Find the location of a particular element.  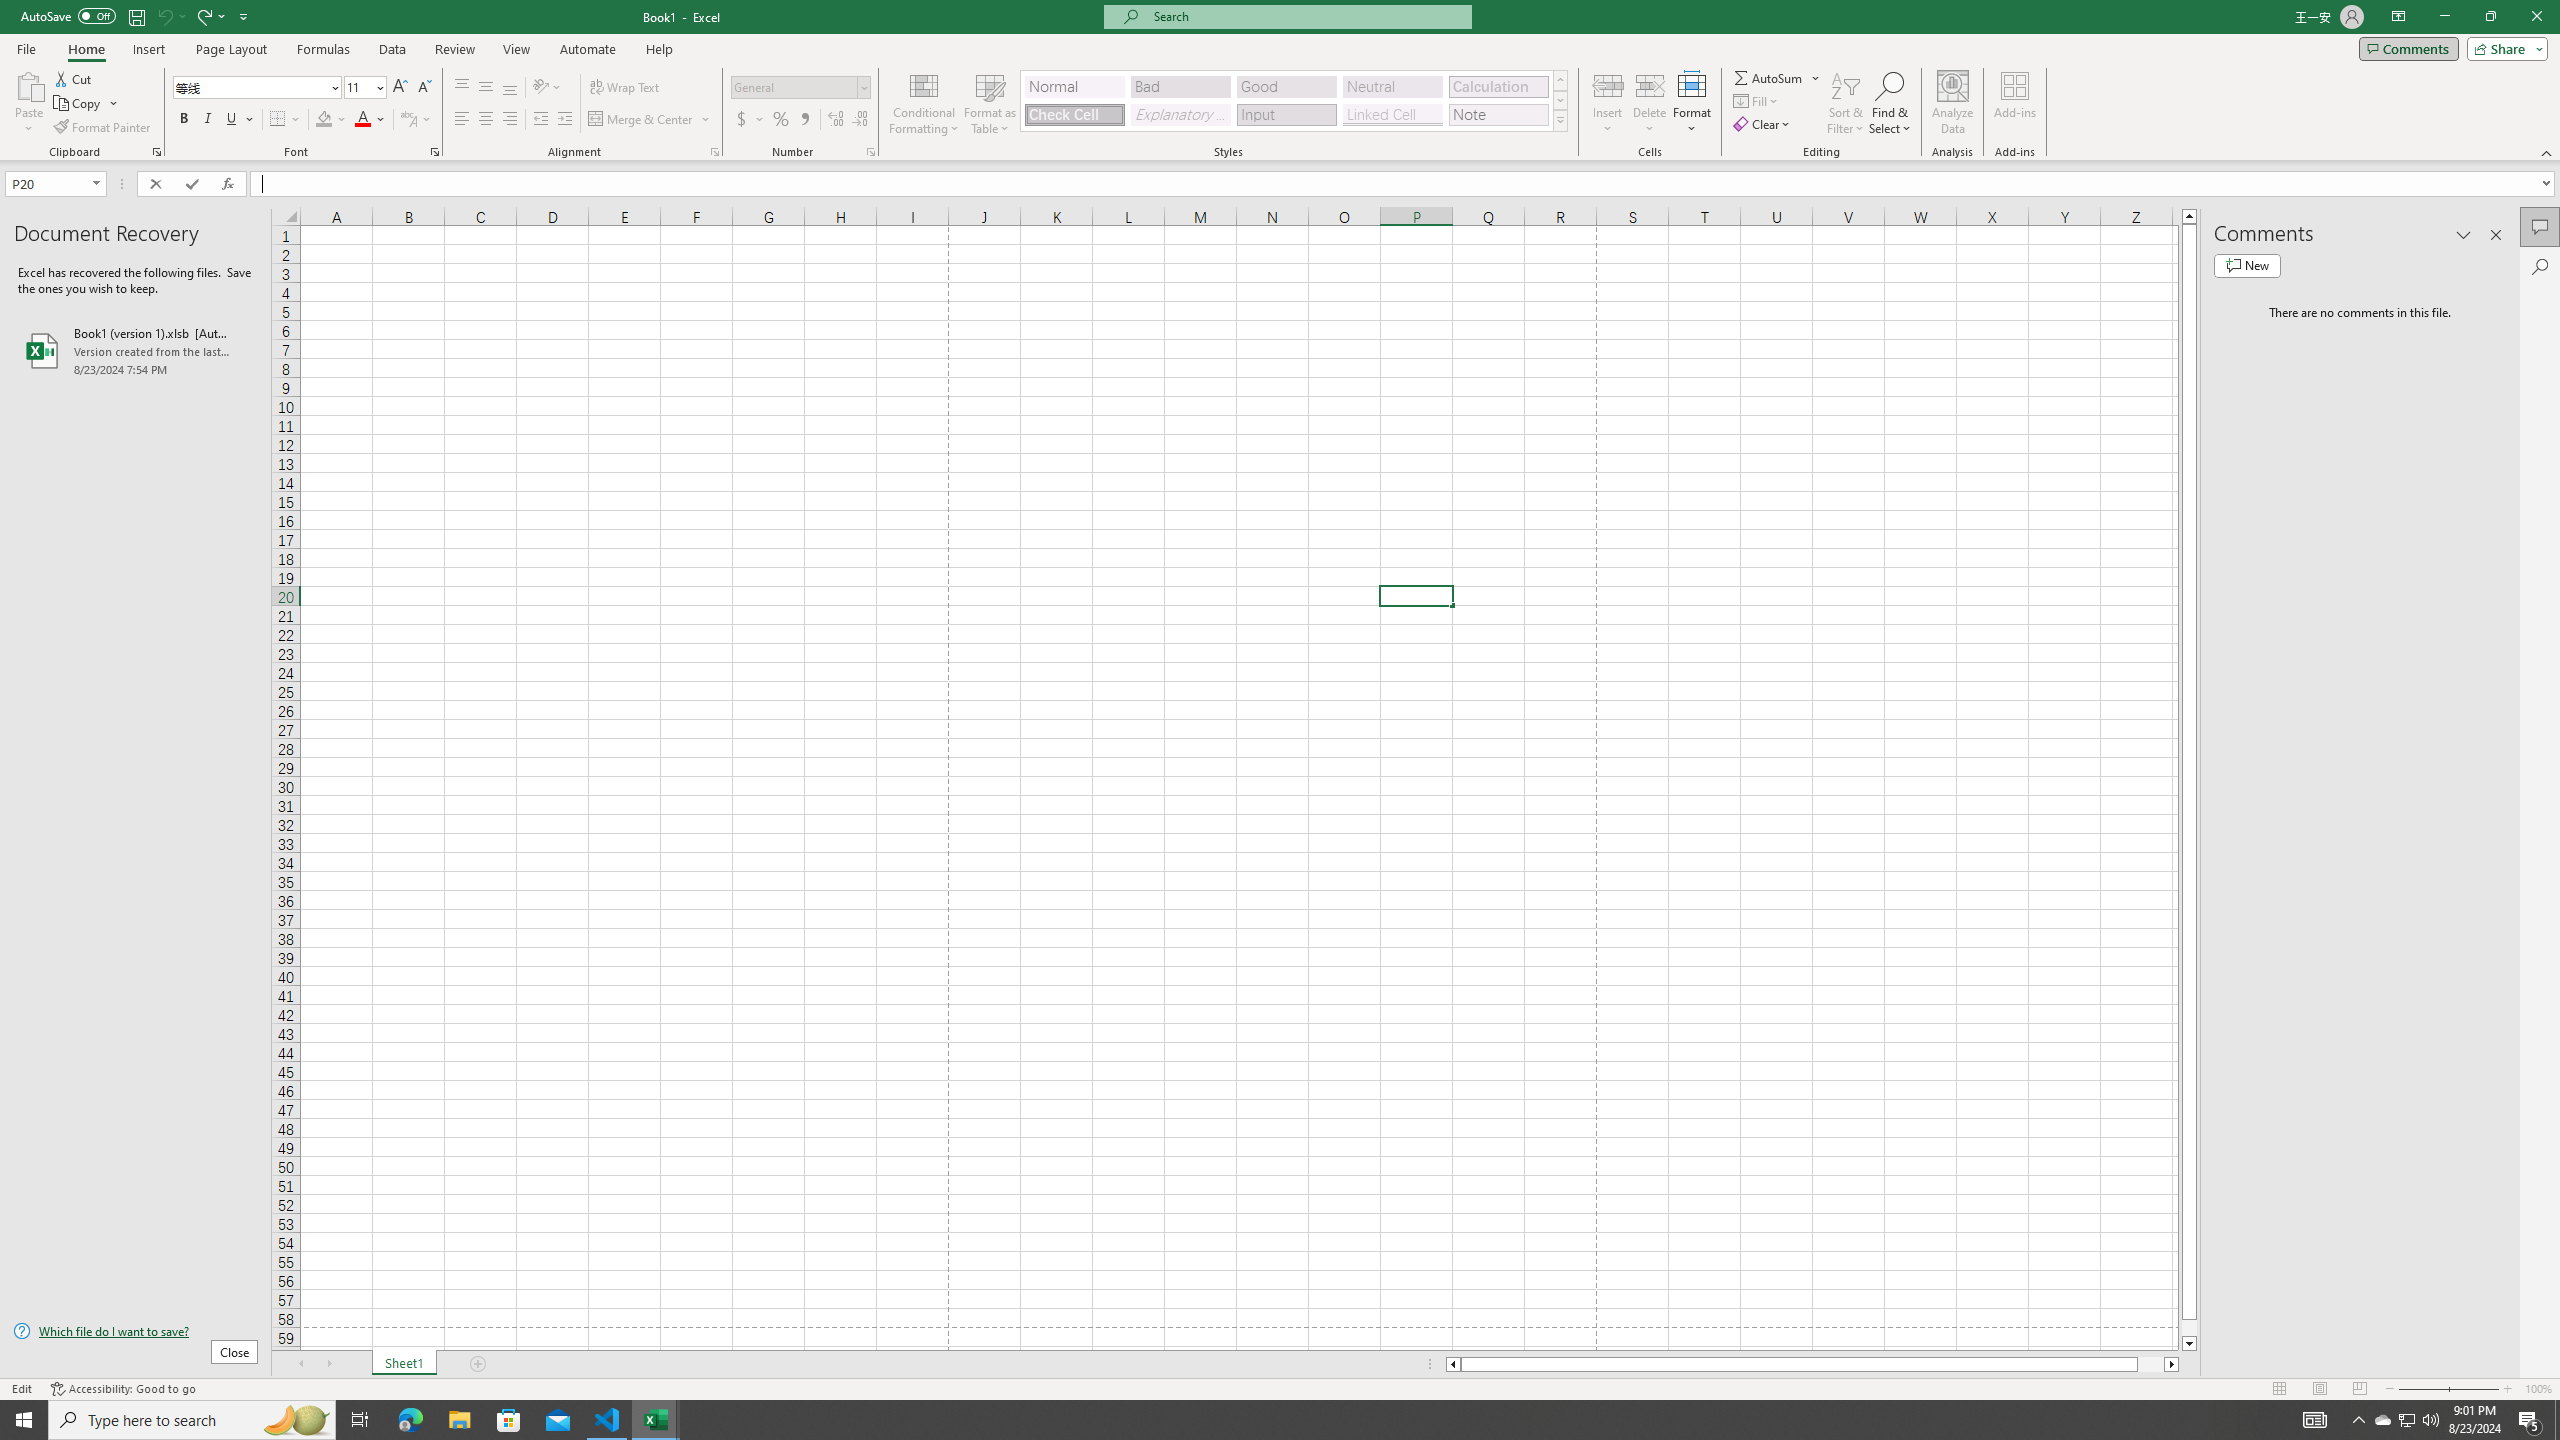

'Middle Align' is located at coordinates (485, 87).